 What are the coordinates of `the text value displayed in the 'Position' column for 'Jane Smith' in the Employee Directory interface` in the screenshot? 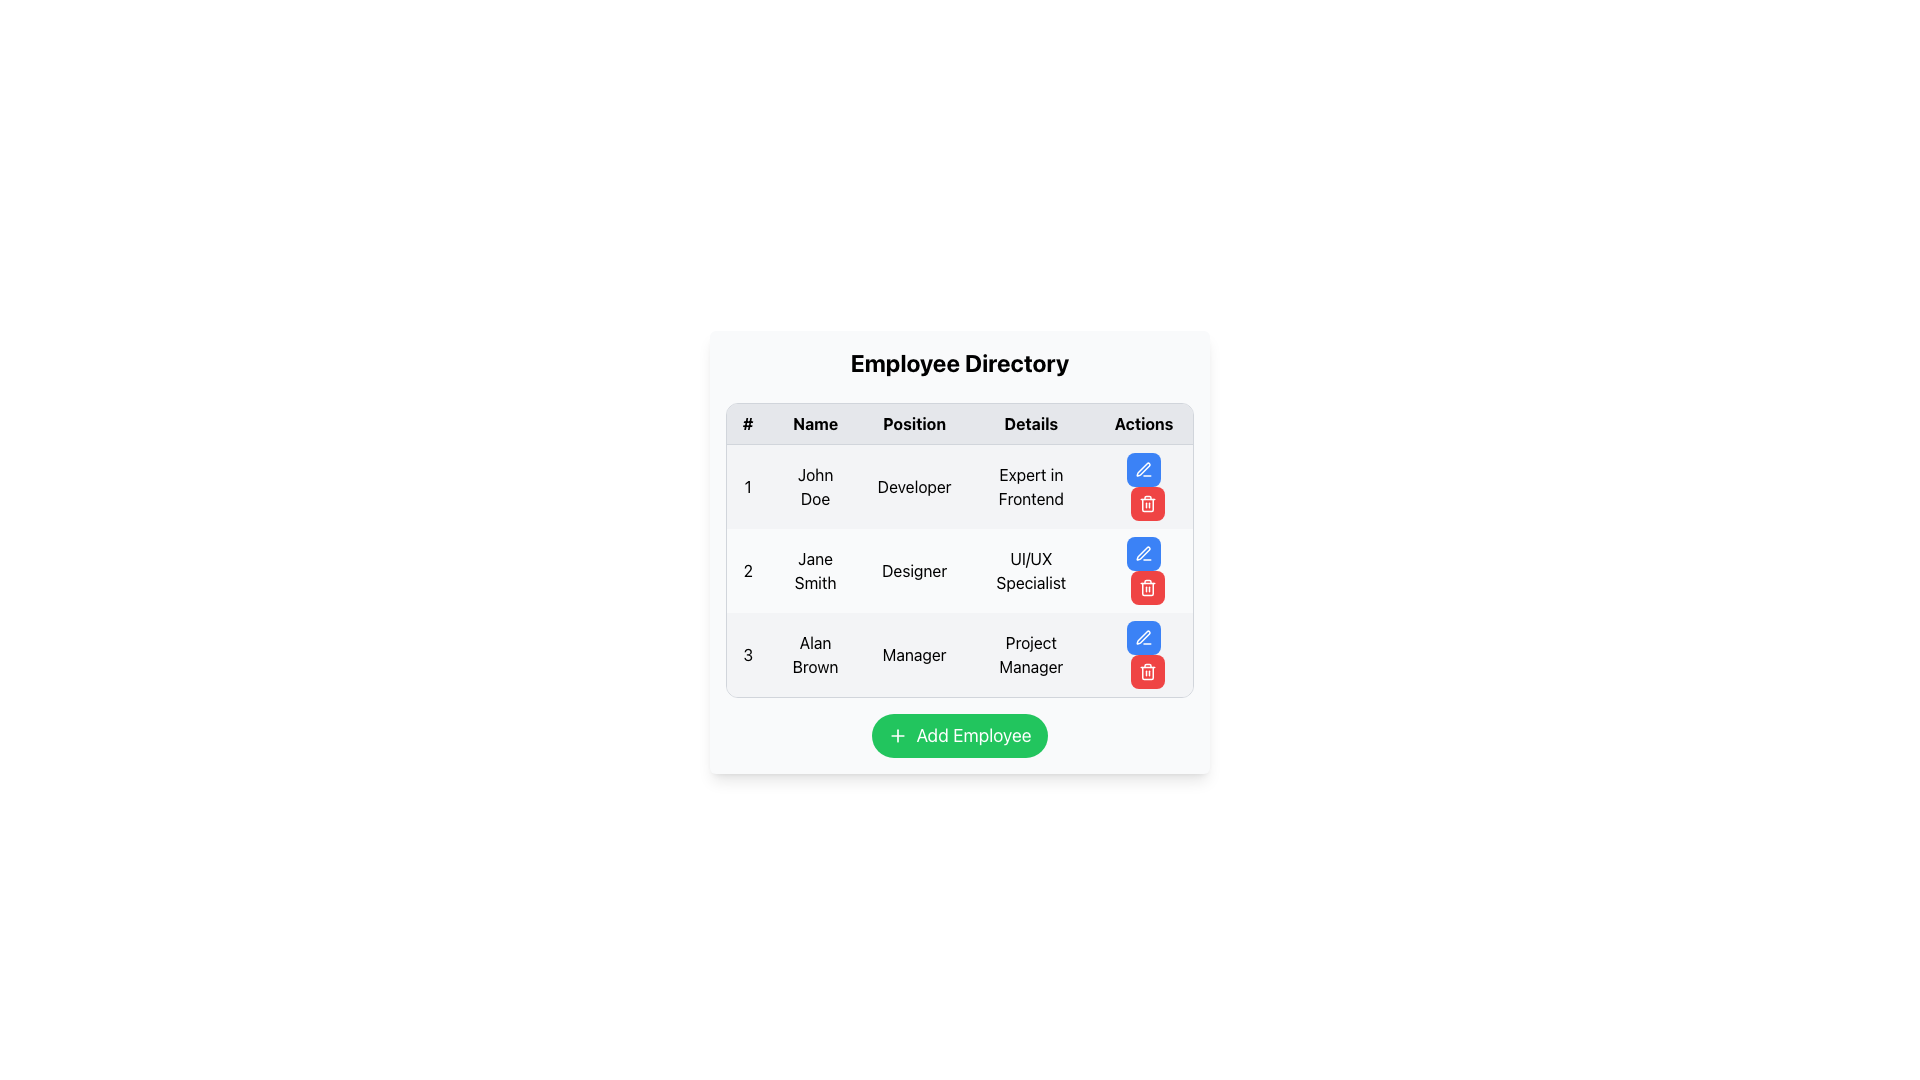 It's located at (913, 570).